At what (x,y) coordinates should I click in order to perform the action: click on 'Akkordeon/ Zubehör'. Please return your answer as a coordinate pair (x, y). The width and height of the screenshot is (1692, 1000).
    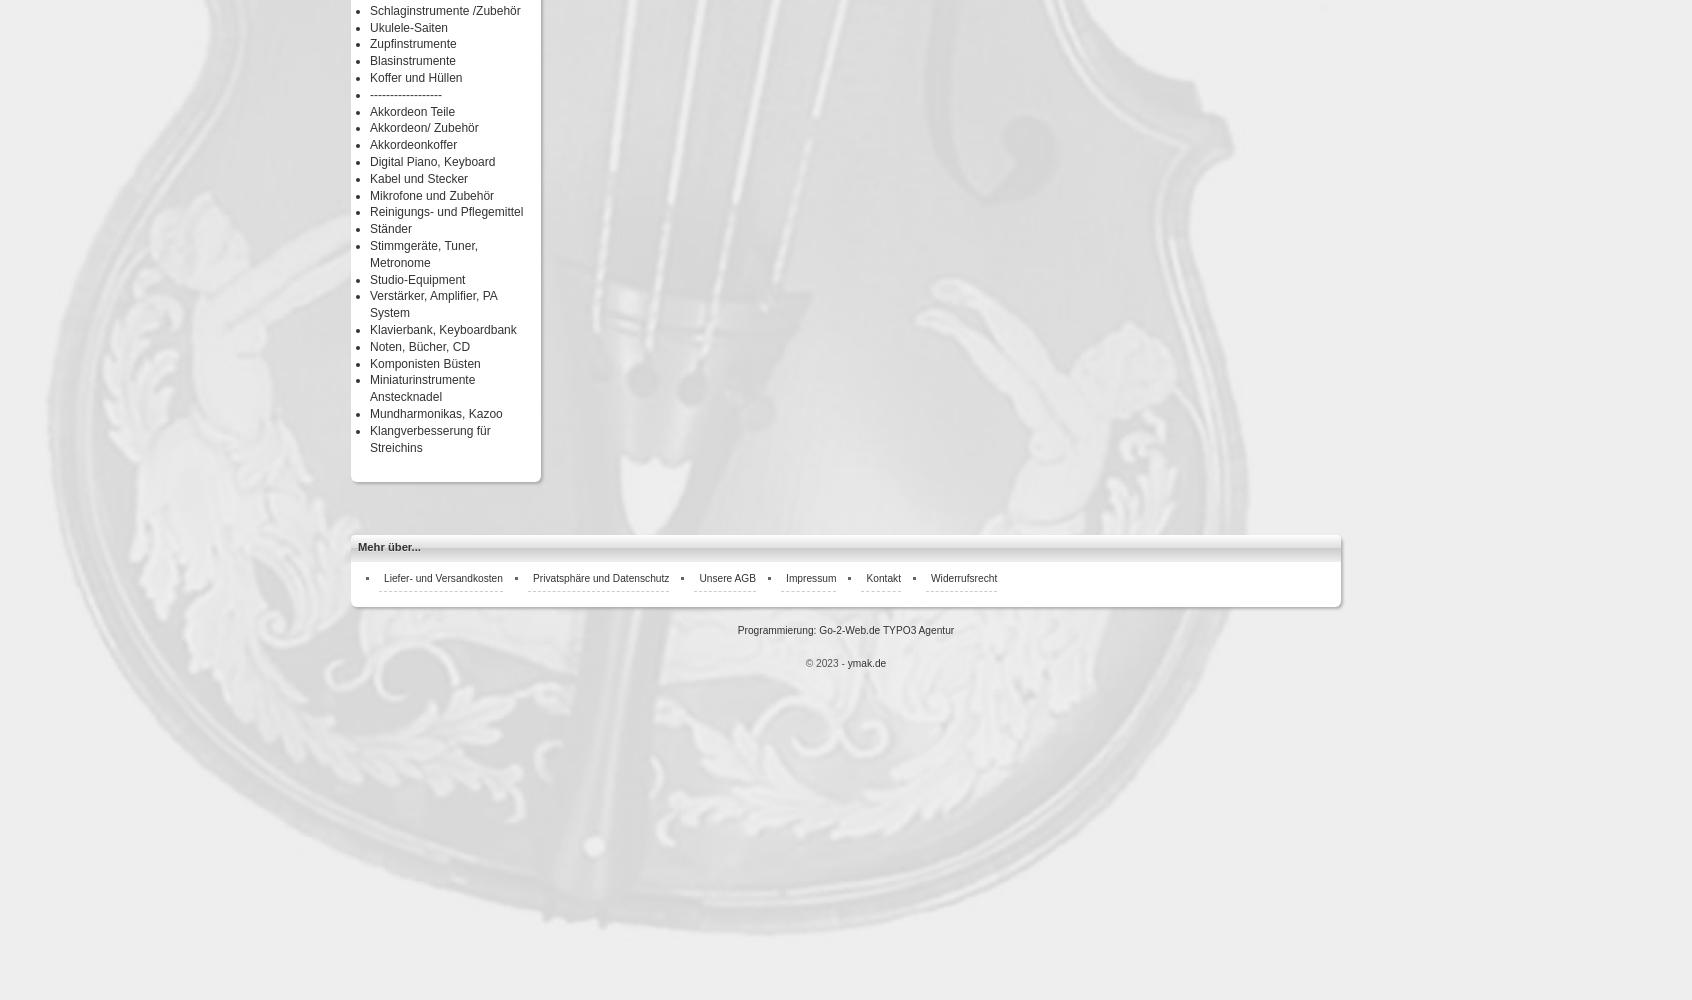
    Looking at the image, I should click on (370, 128).